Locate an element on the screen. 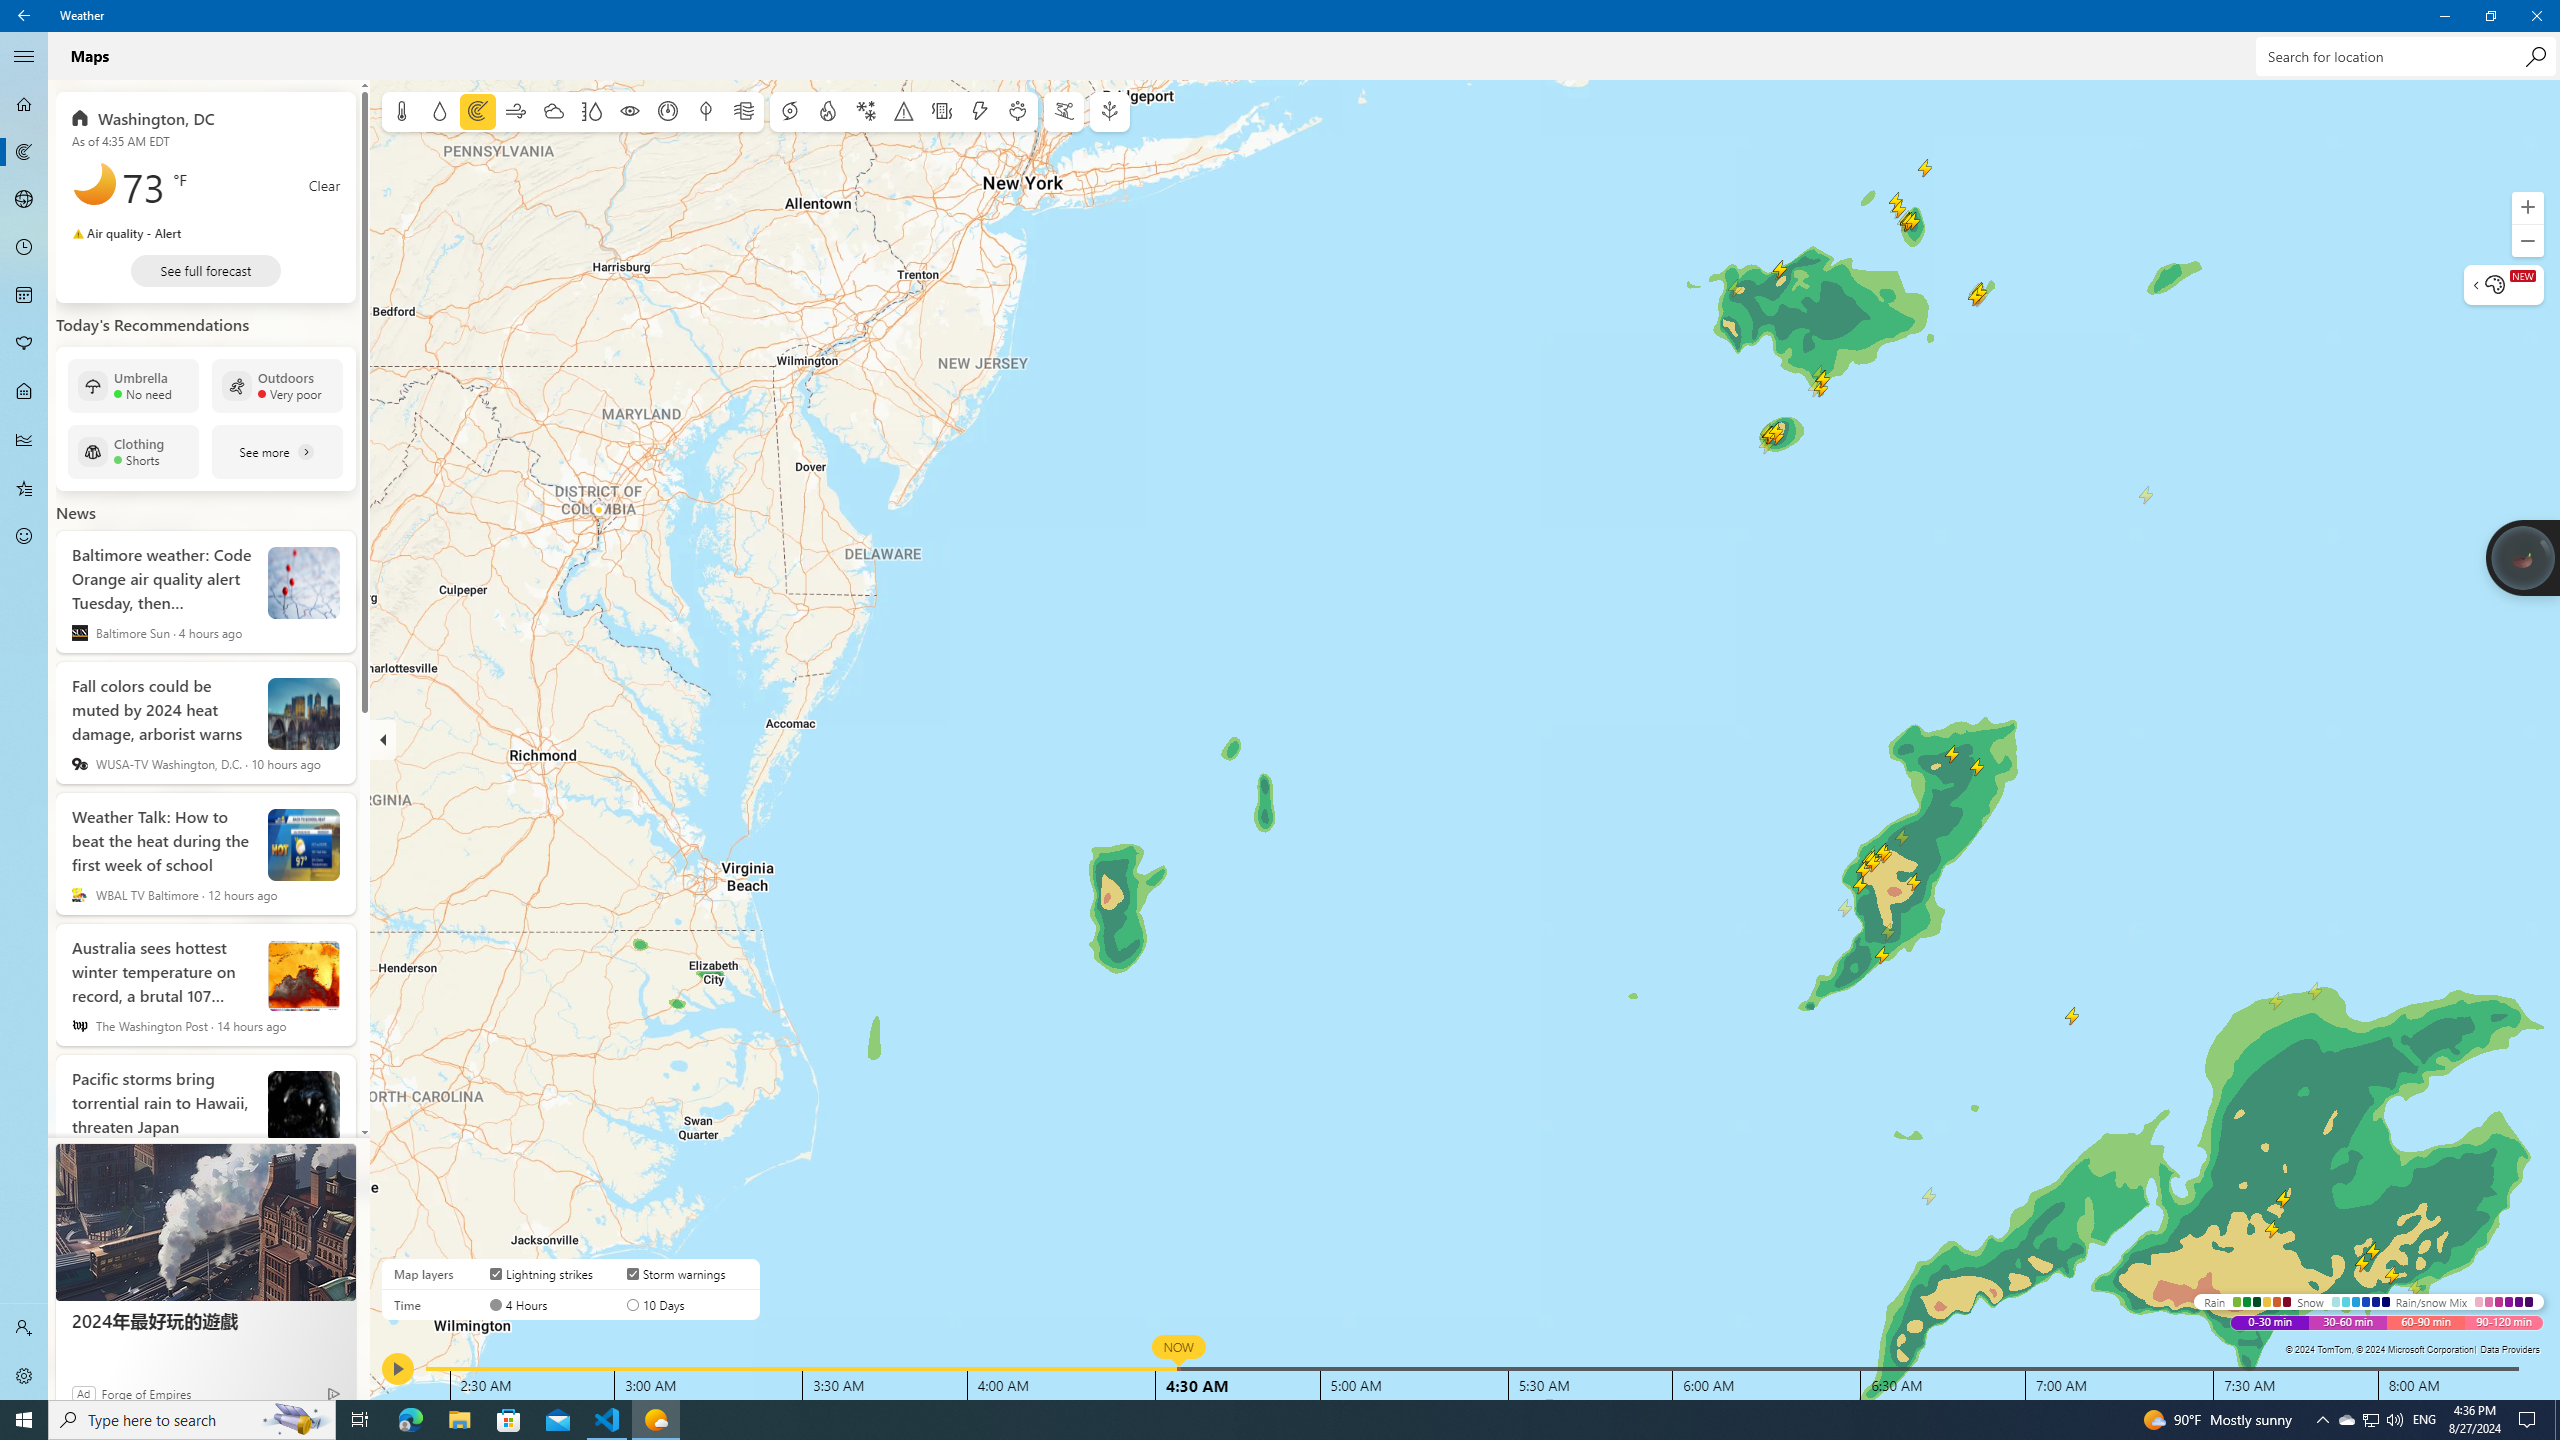 This screenshot has width=2560, height=1440. 'Search' is located at coordinates (2535, 55).